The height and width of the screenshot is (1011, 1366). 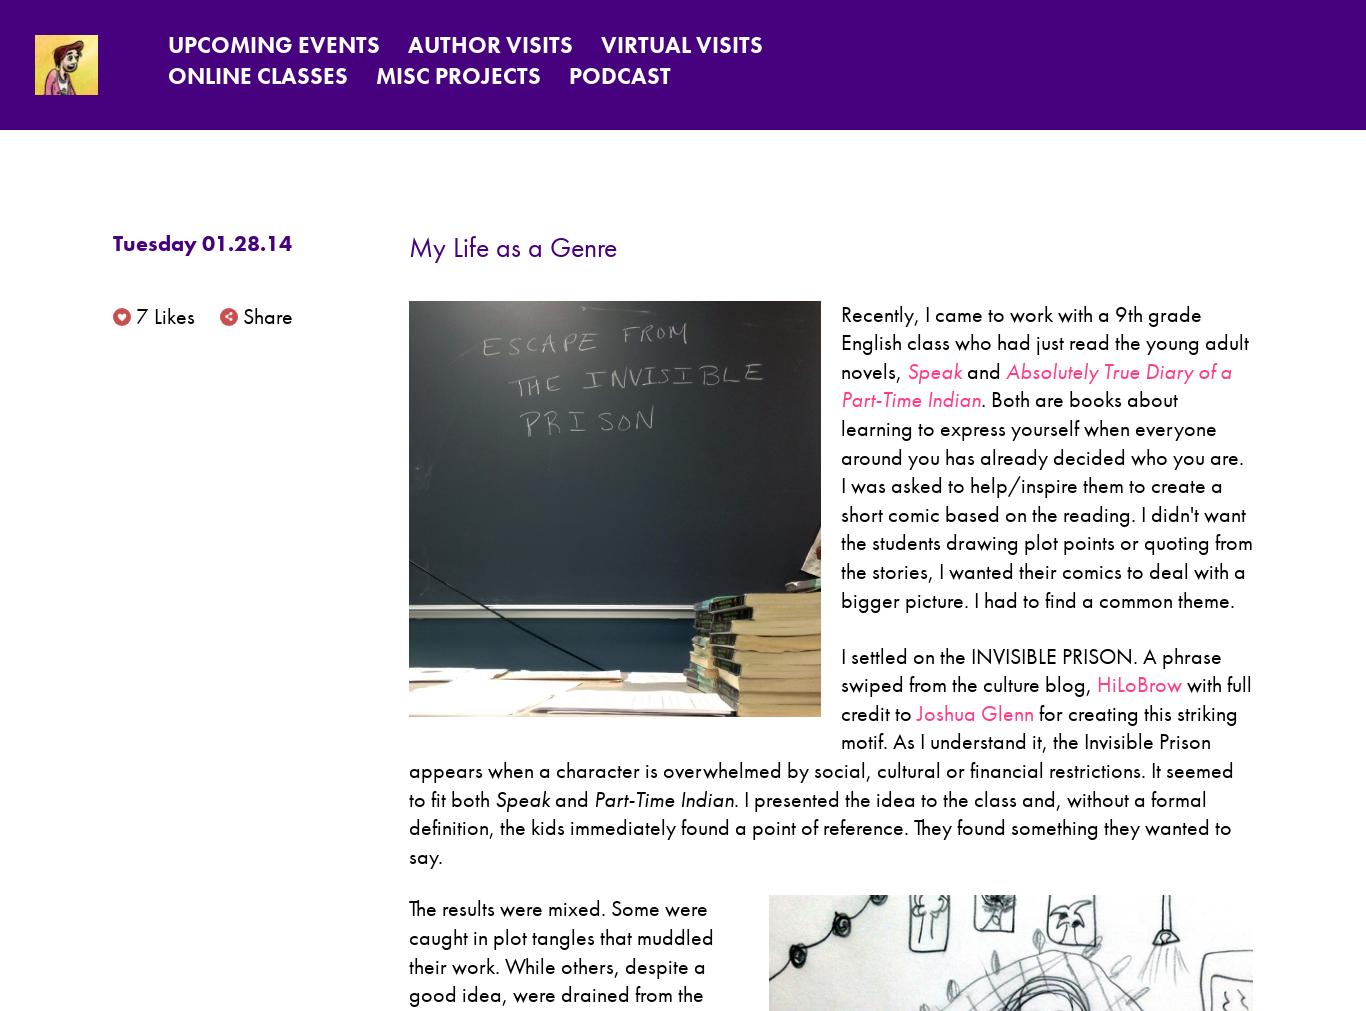 I want to click on 'for creating this striking motif. As I understand it, the Invisible Prison appears when a character is overwhelmed by social, cultural or financial restrictions. It seemed to fit both', so click(x=821, y=754).